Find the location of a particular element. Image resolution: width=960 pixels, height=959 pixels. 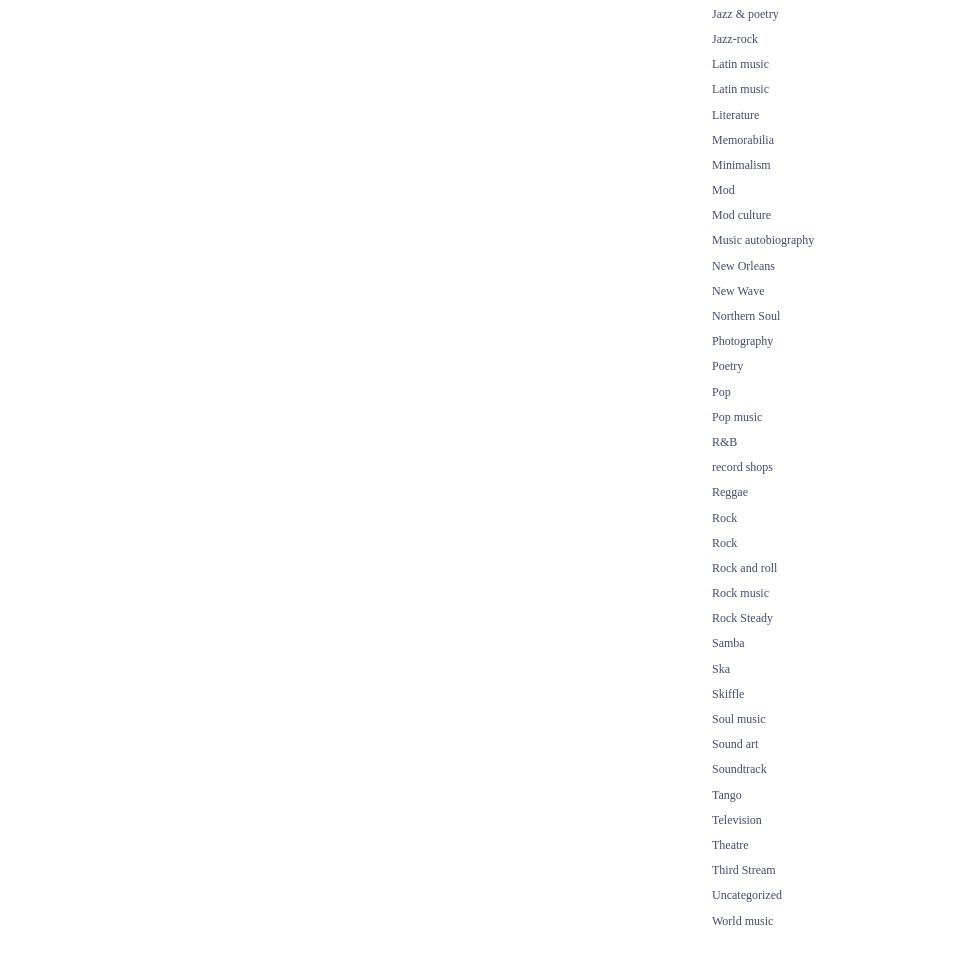

'Rock Steady' is located at coordinates (741, 616).